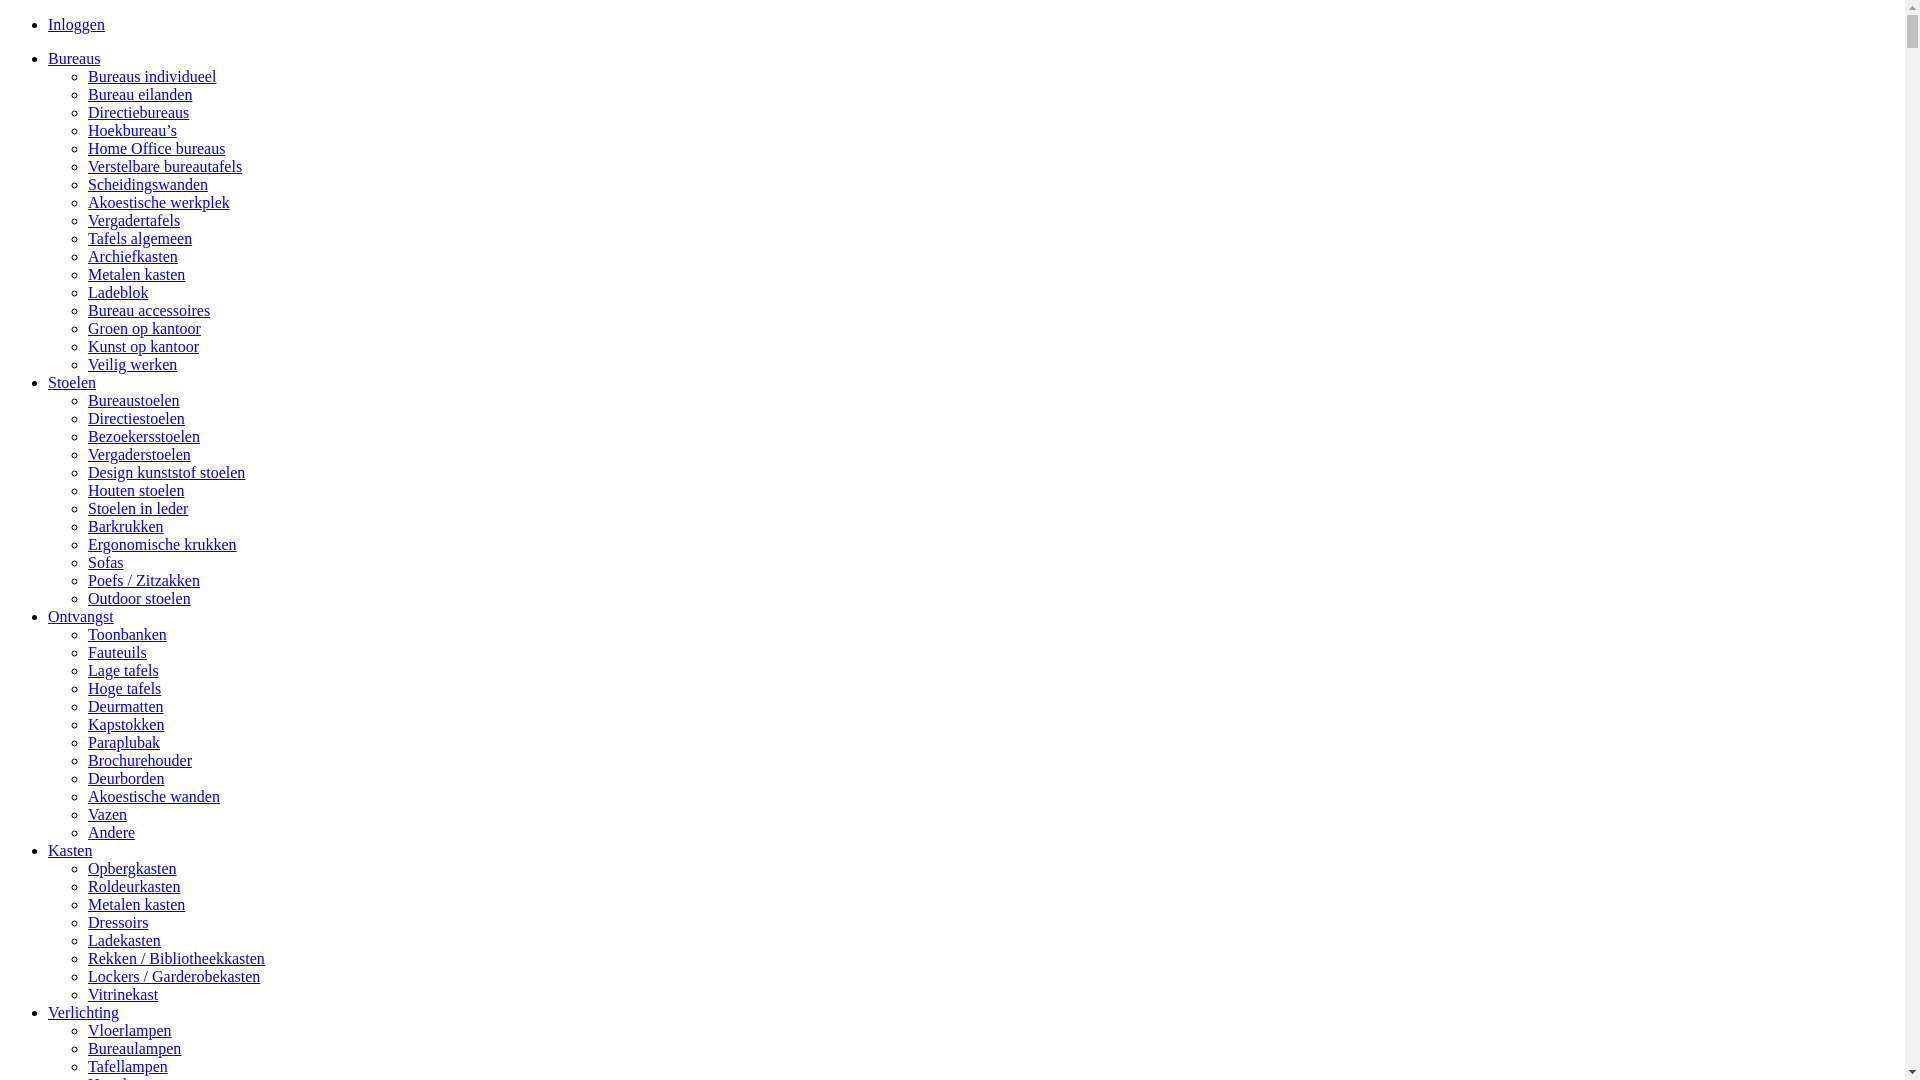 This screenshot has height=1080, width=1920. Describe the element at coordinates (137, 507) in the screenshot. I see `'Stoelen in leder'` at that location.